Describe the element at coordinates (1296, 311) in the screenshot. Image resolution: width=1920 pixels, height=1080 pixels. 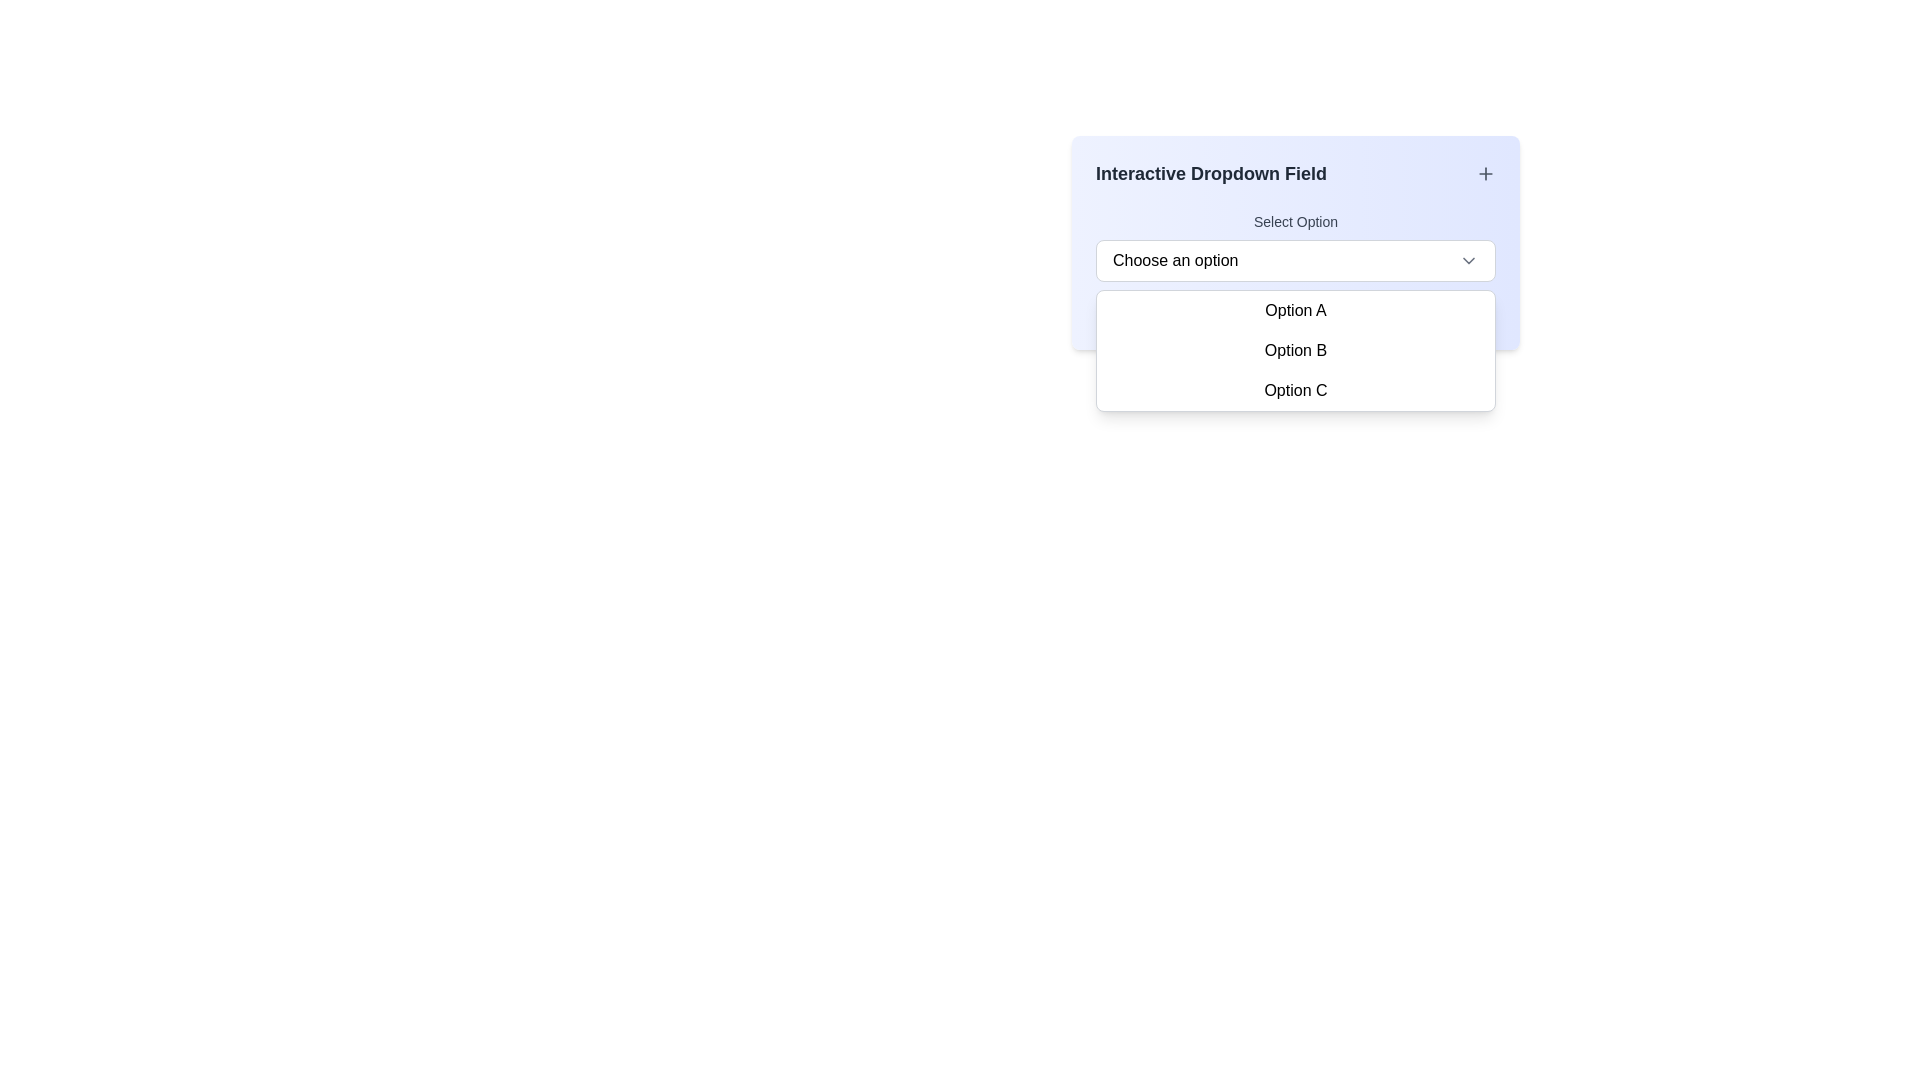
I see `the selectable dropdown menu item labeled 'Option A'` at that location.